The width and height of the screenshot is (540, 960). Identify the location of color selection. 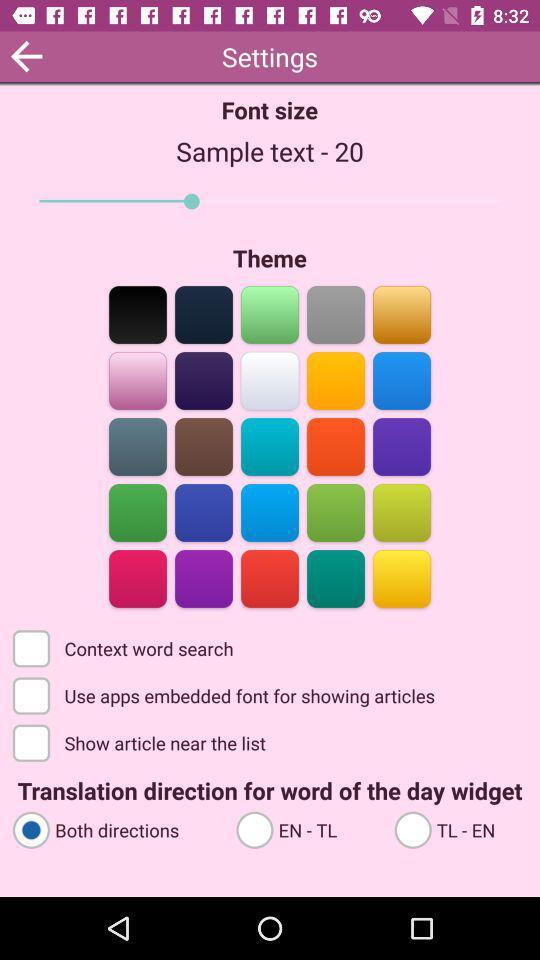
(203, 577).